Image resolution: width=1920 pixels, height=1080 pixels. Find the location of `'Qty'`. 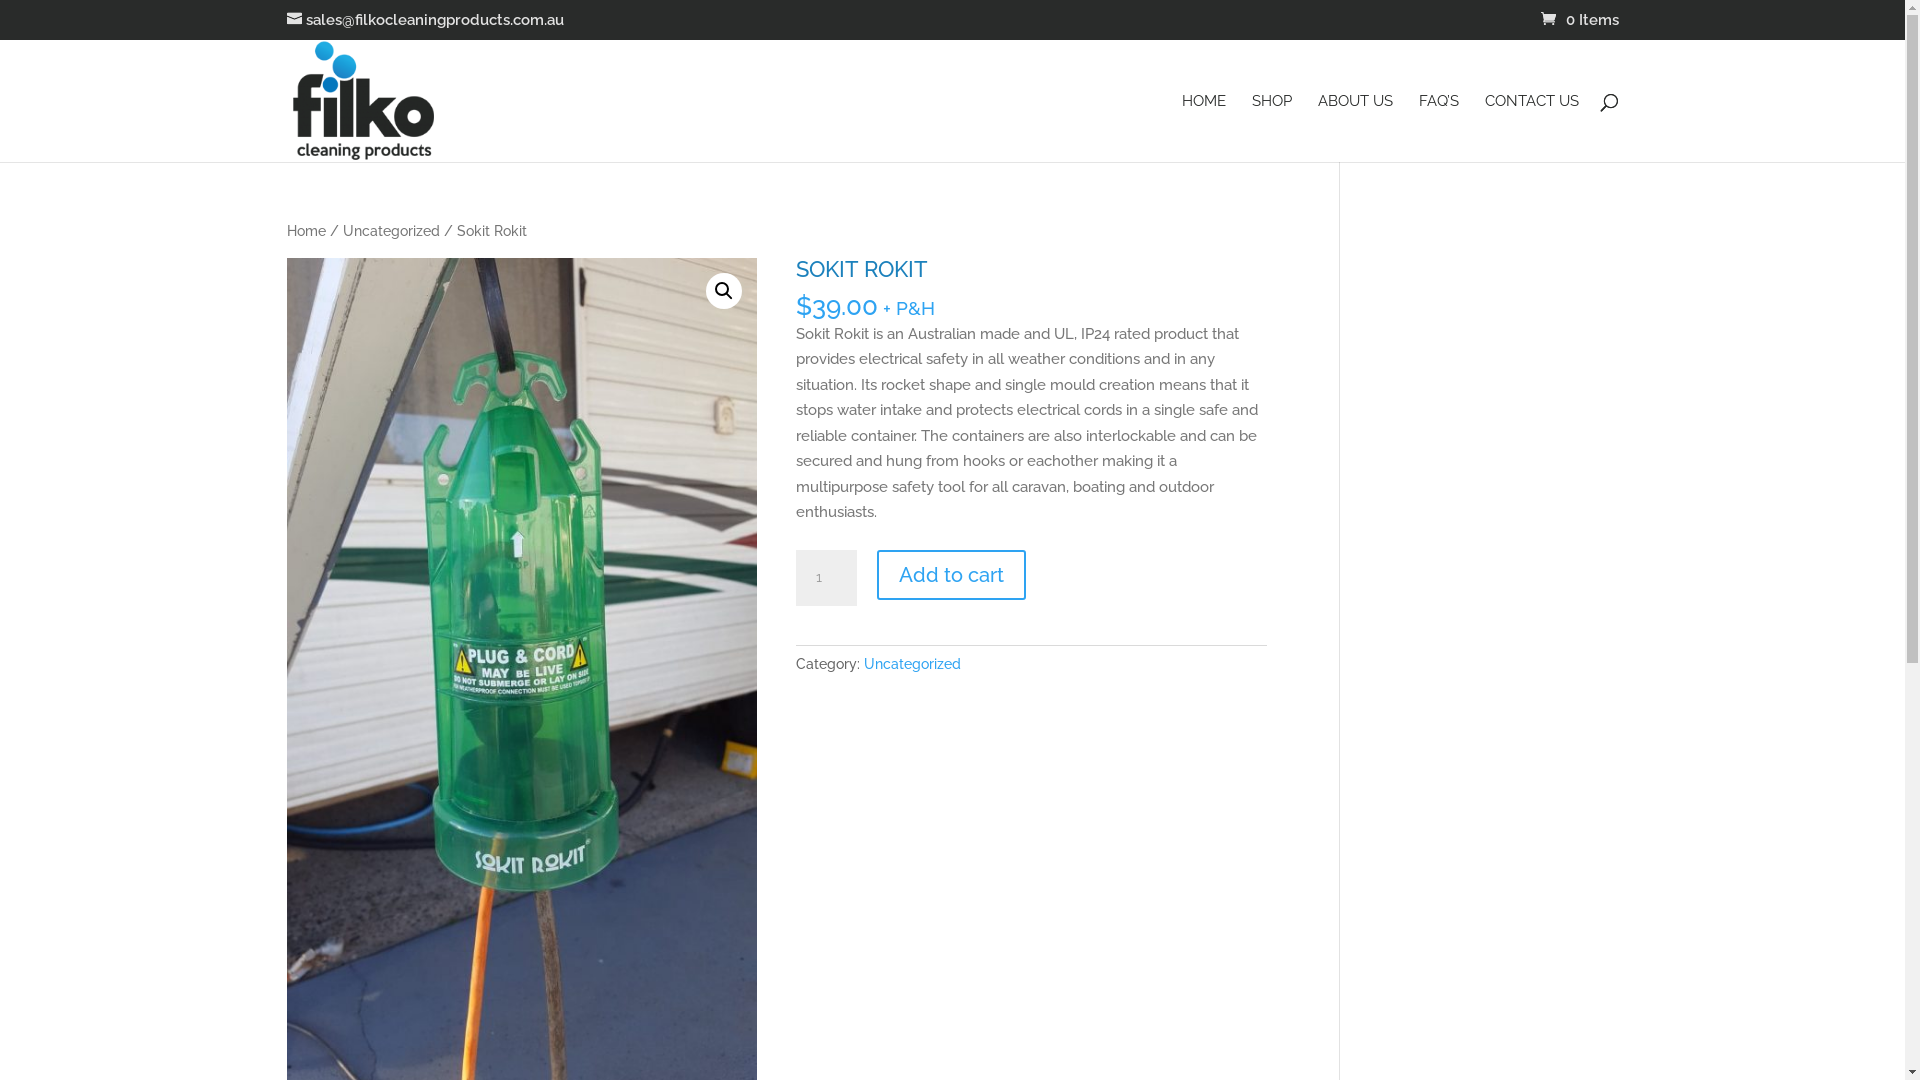

'Qty' is located at coordinates (825, 578).